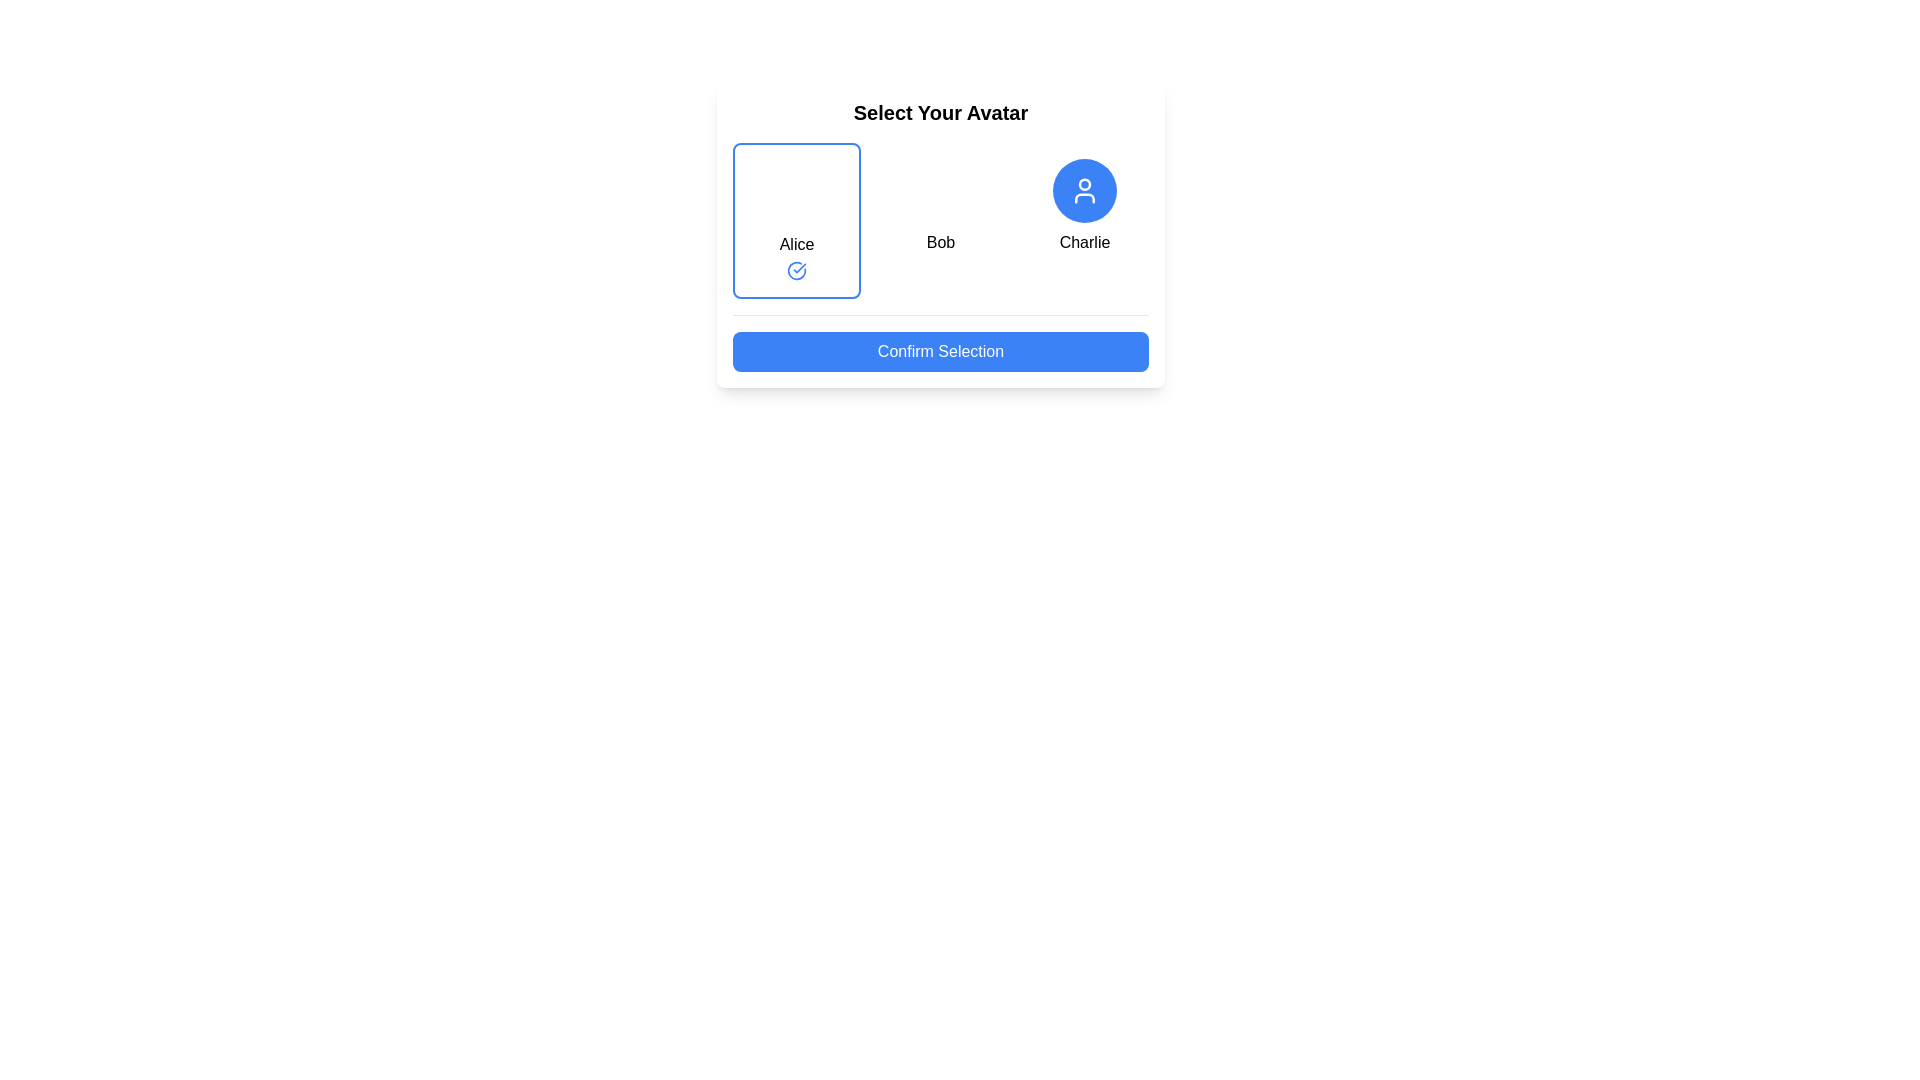 The height and width of the screenshot is (1080, 1920). What do you see at coordinates (795, 270) in the screenshot?
I see `active selection icon for the 'Alice' avatar located near the center-bottom of the avatar box` at bounding box center [795, 270].